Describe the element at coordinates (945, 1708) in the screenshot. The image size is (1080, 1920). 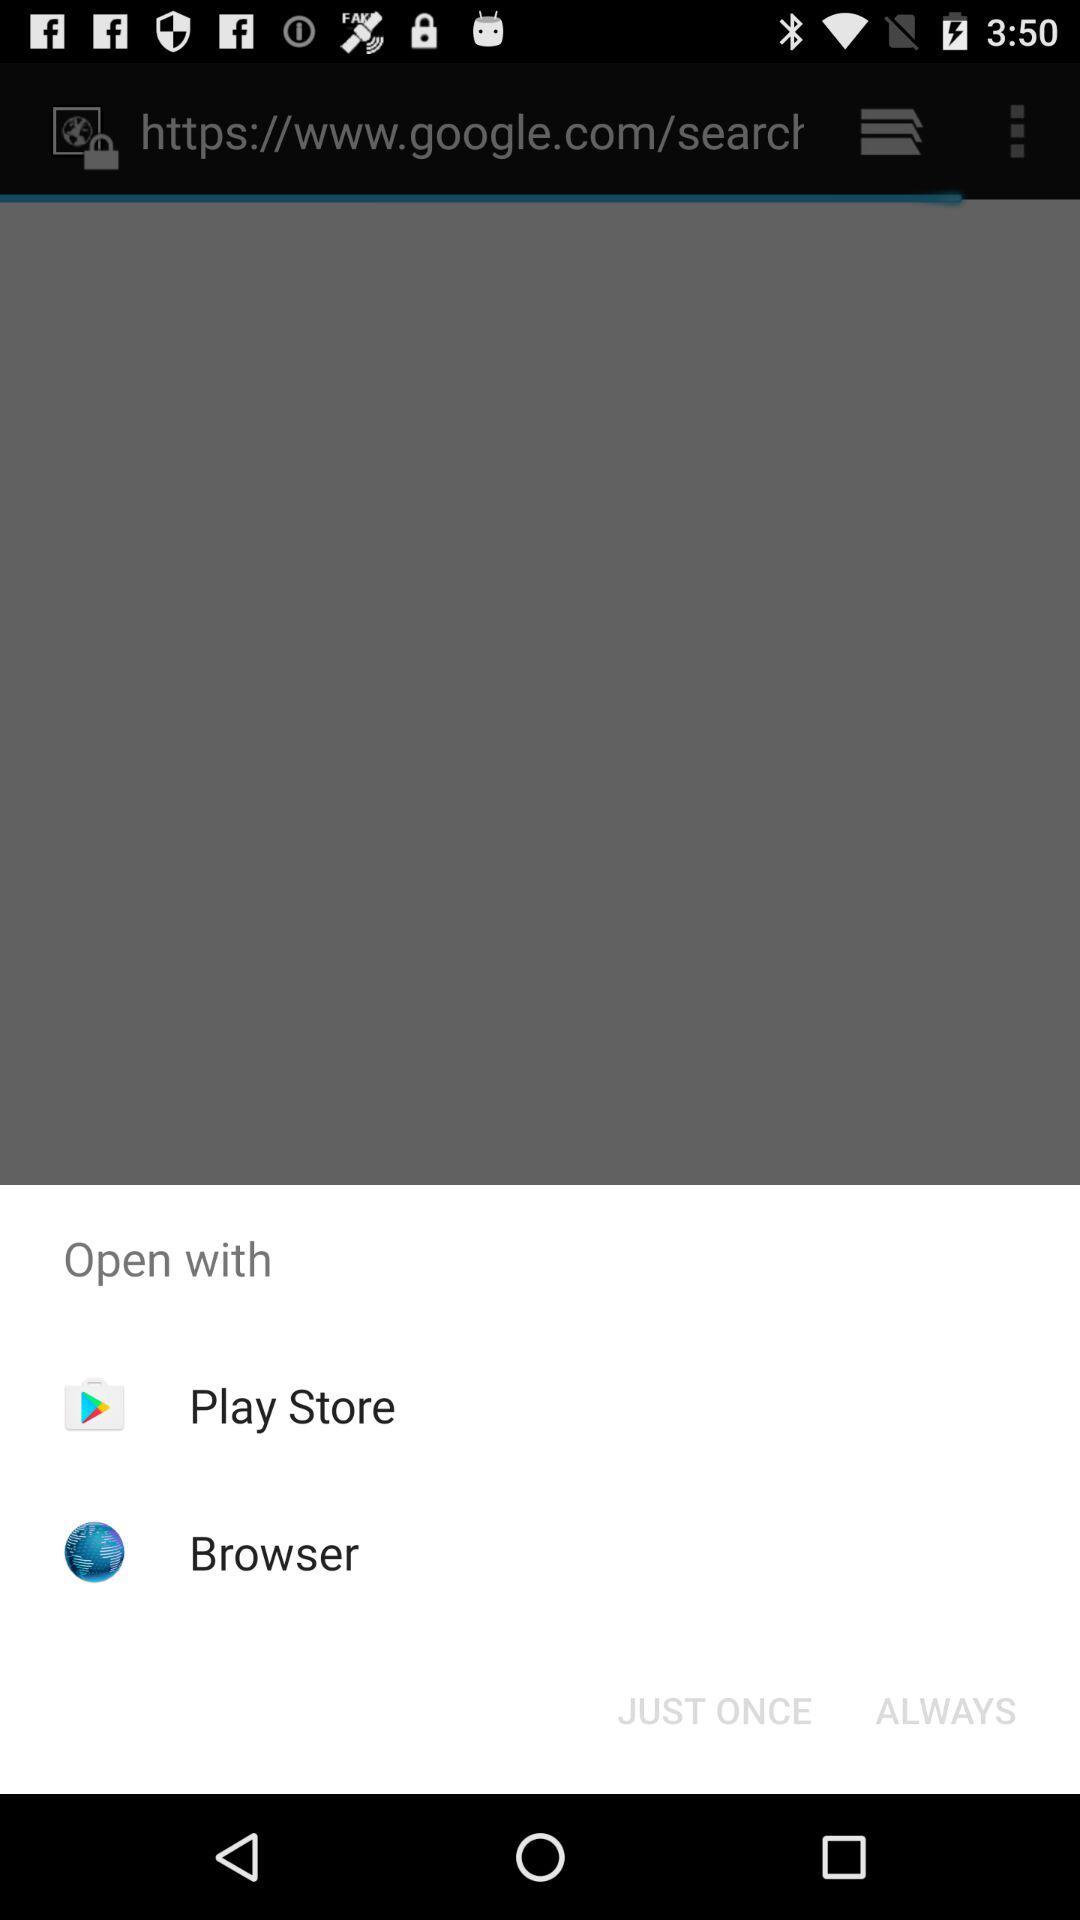
I see `always at the bottom right corner` at that location.